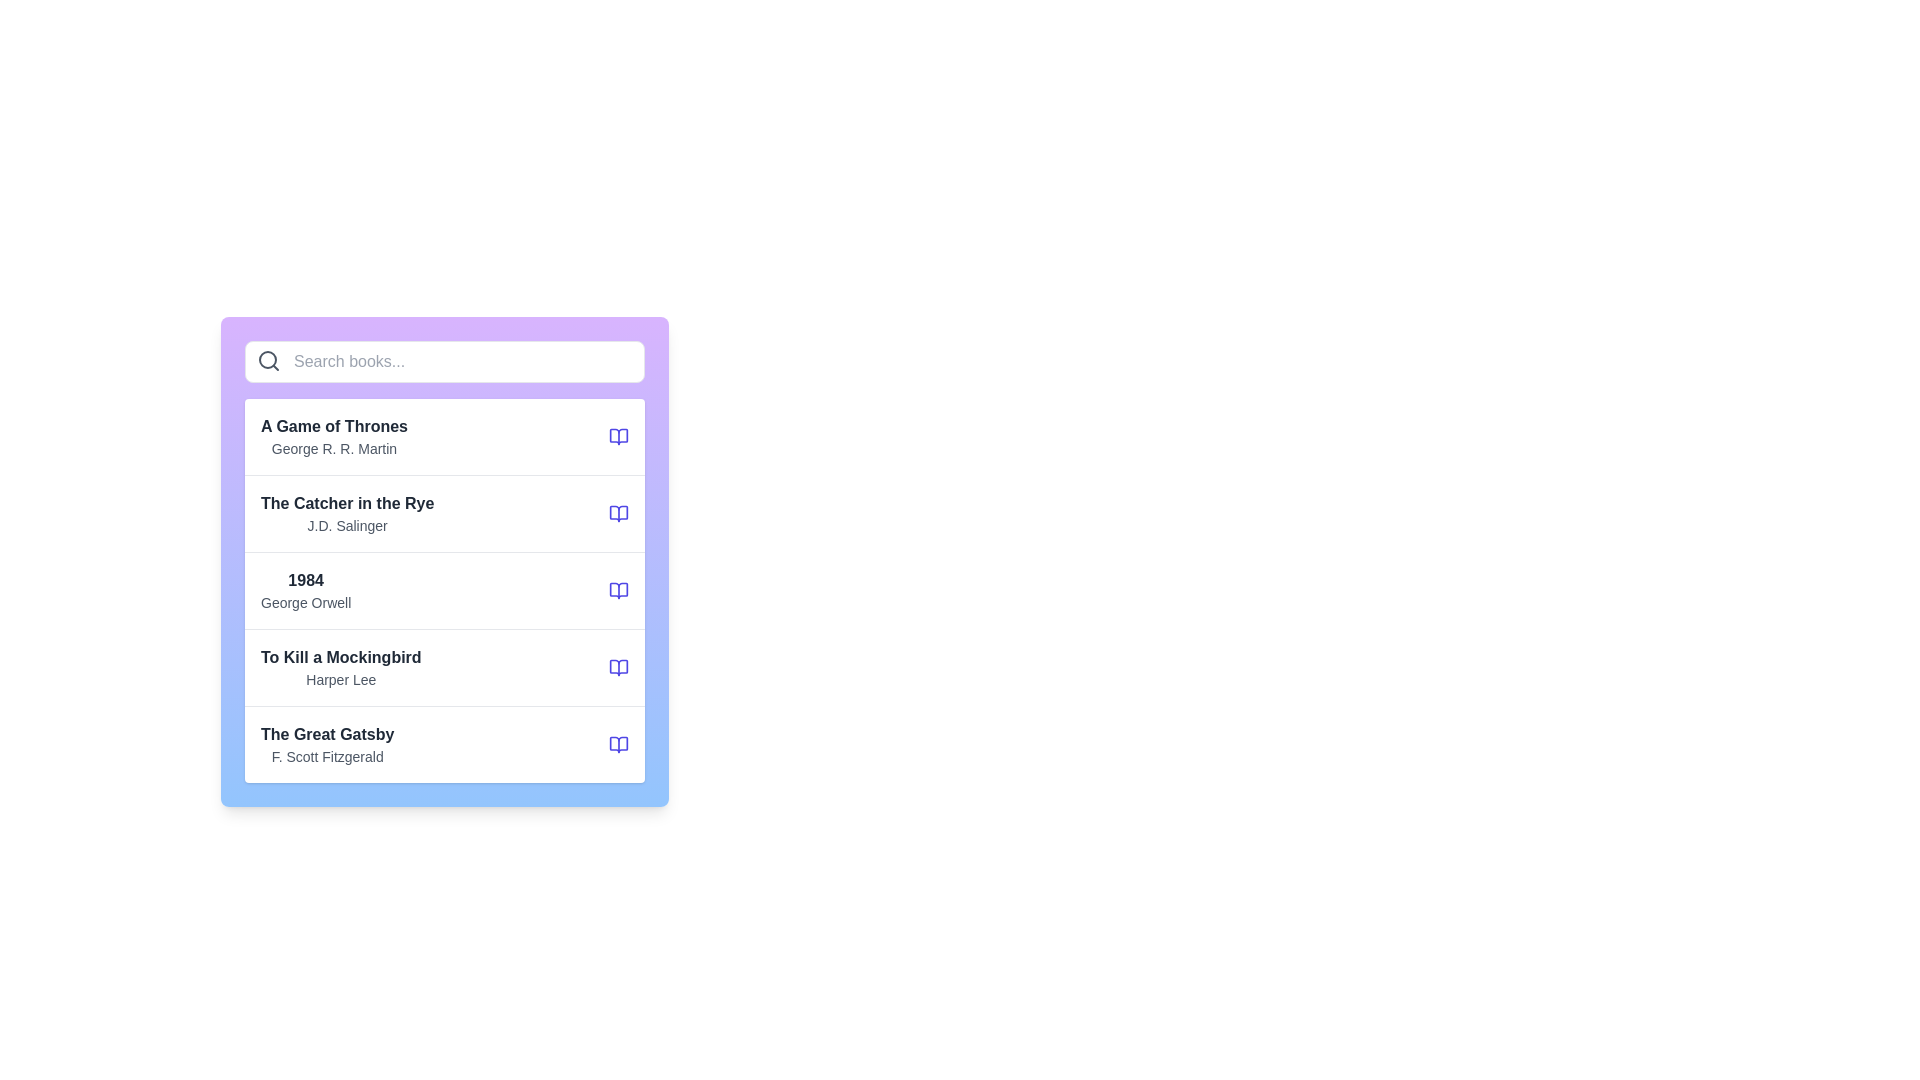 Image resolution: width=1920 pixels, height=1080 pixels. What do you see at coordinates (267, 358) in the screenshot?
I see `the circular part of the search icon, which is outlined in black and has no fill, representing the magnifying glass icon` at bounding box center [267, 358].